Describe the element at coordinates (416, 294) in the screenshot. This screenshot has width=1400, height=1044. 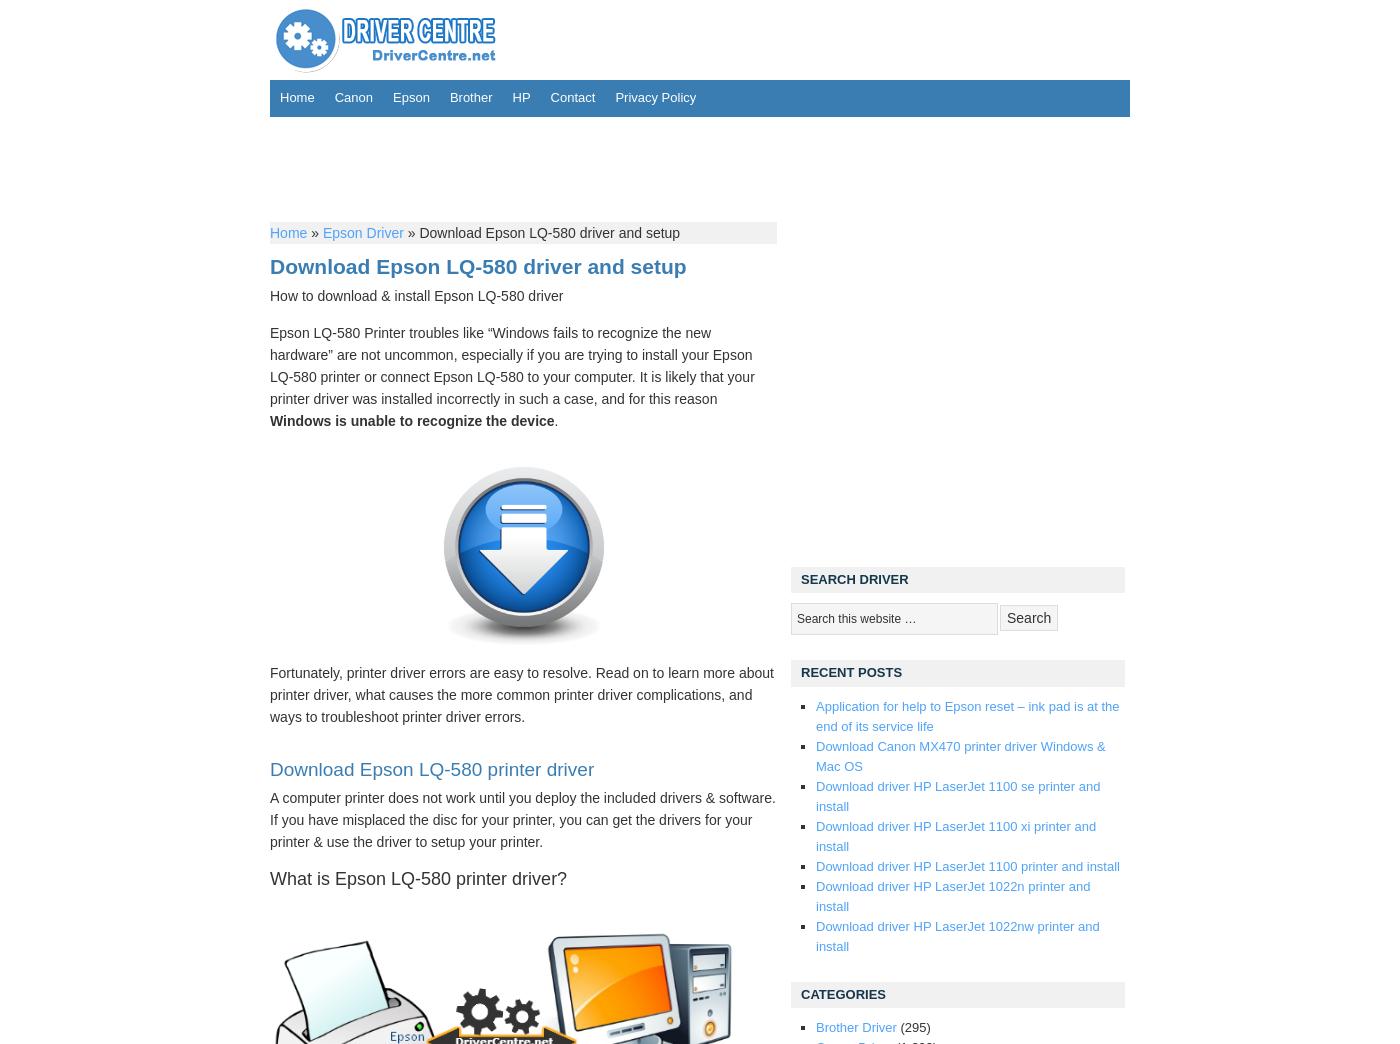
I see `'How to download & install Epson LQ-580 driver'` at that location.